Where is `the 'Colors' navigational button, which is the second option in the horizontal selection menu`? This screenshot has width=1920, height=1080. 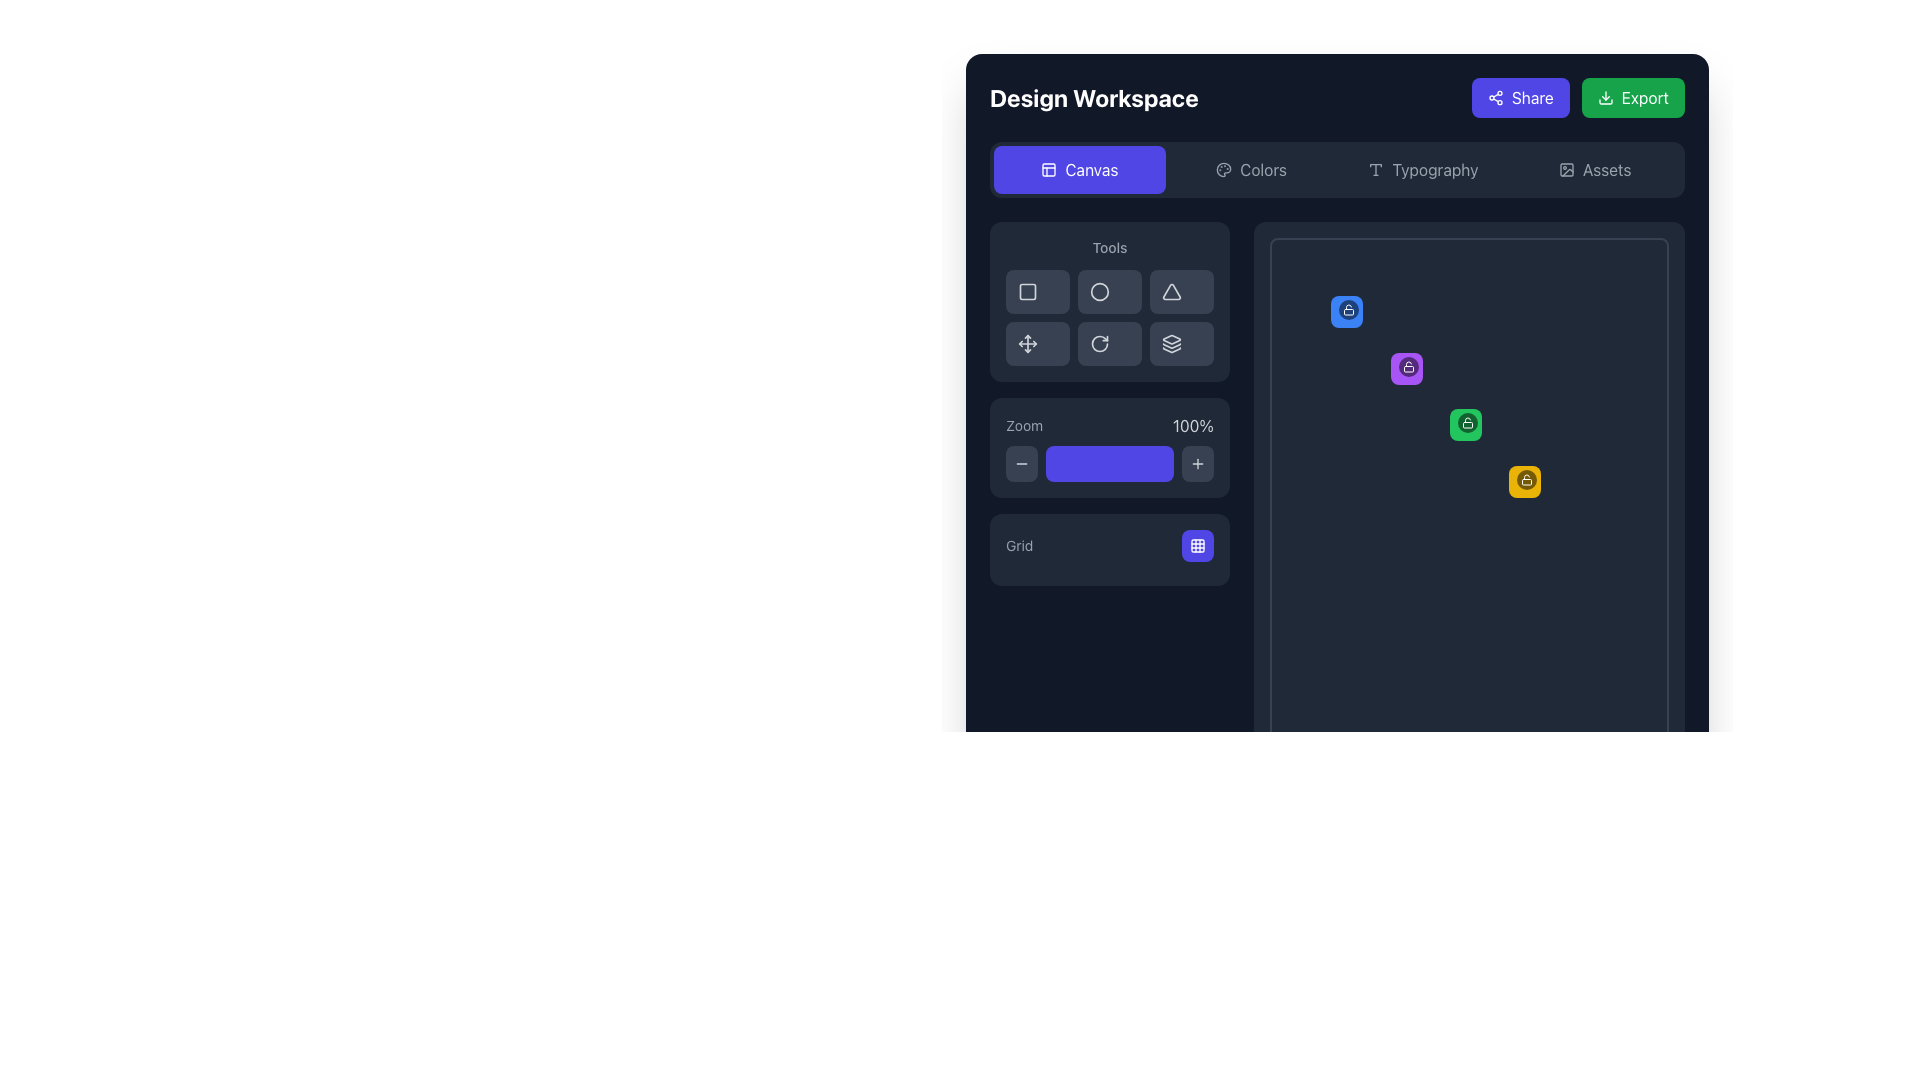 the 'Colors' navigational button, which is the second option in the horizontal selection menu is located at coordinates (1250, 168).